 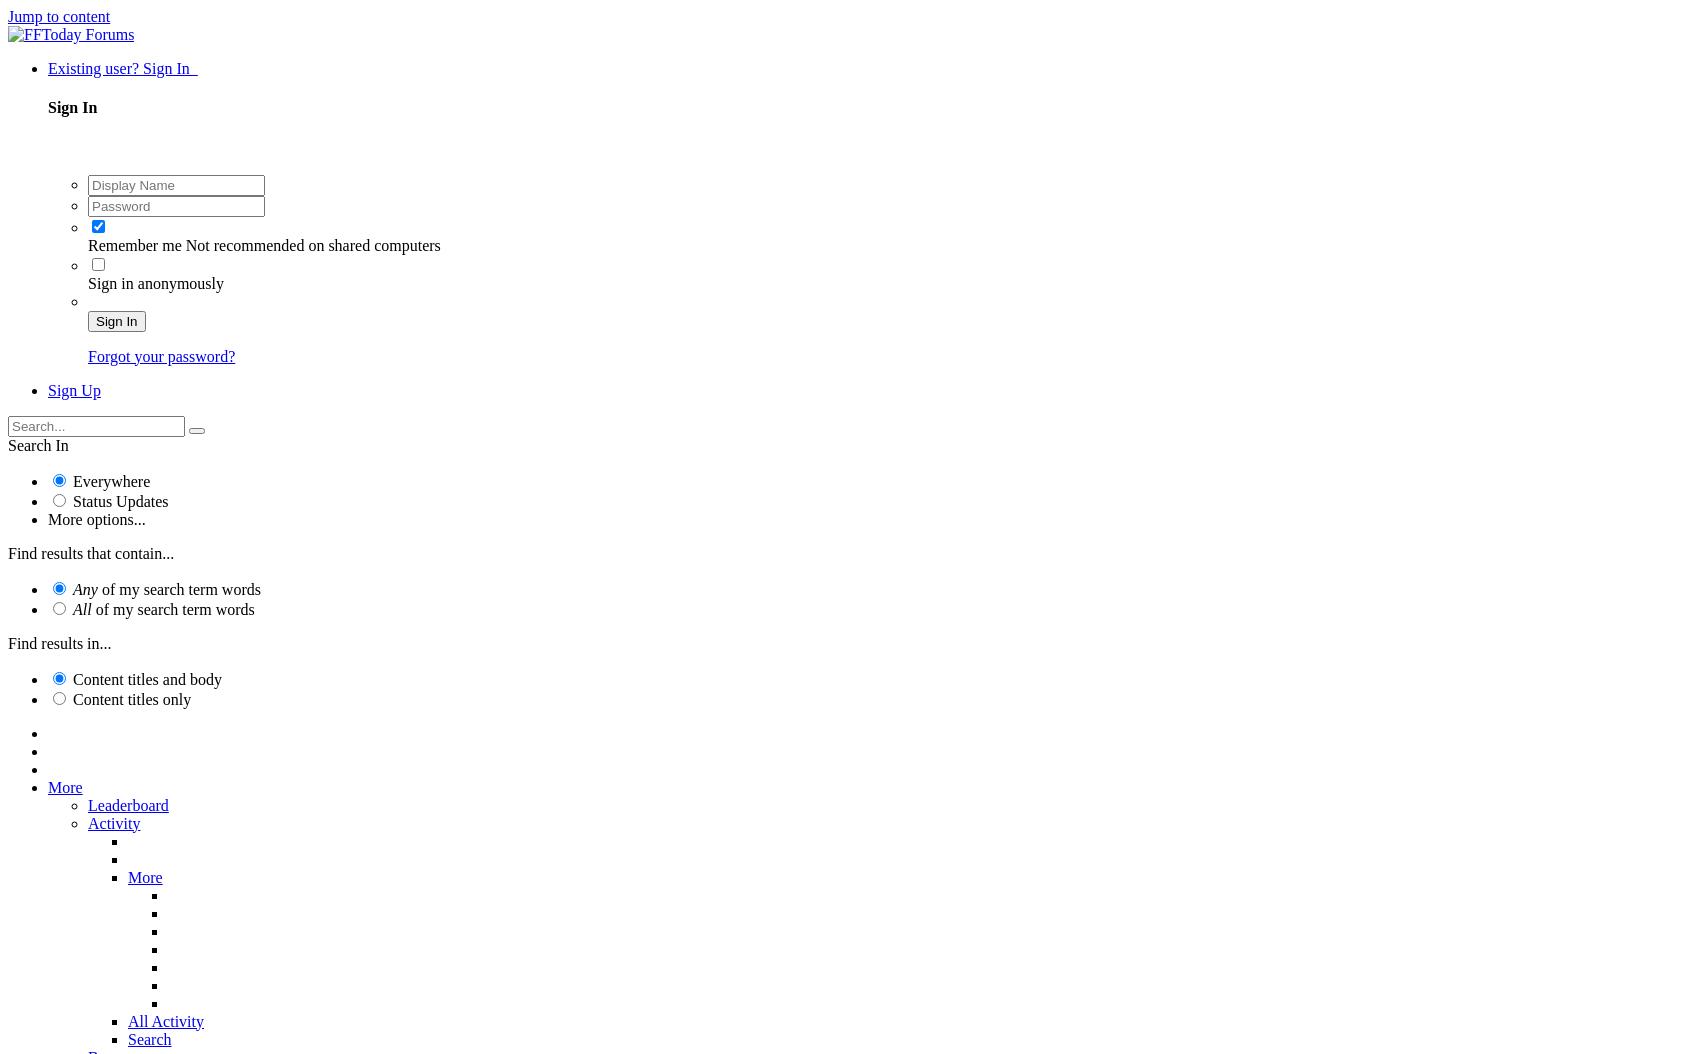 I want to click on 'Leaderboard', so click(x=127, y=803).